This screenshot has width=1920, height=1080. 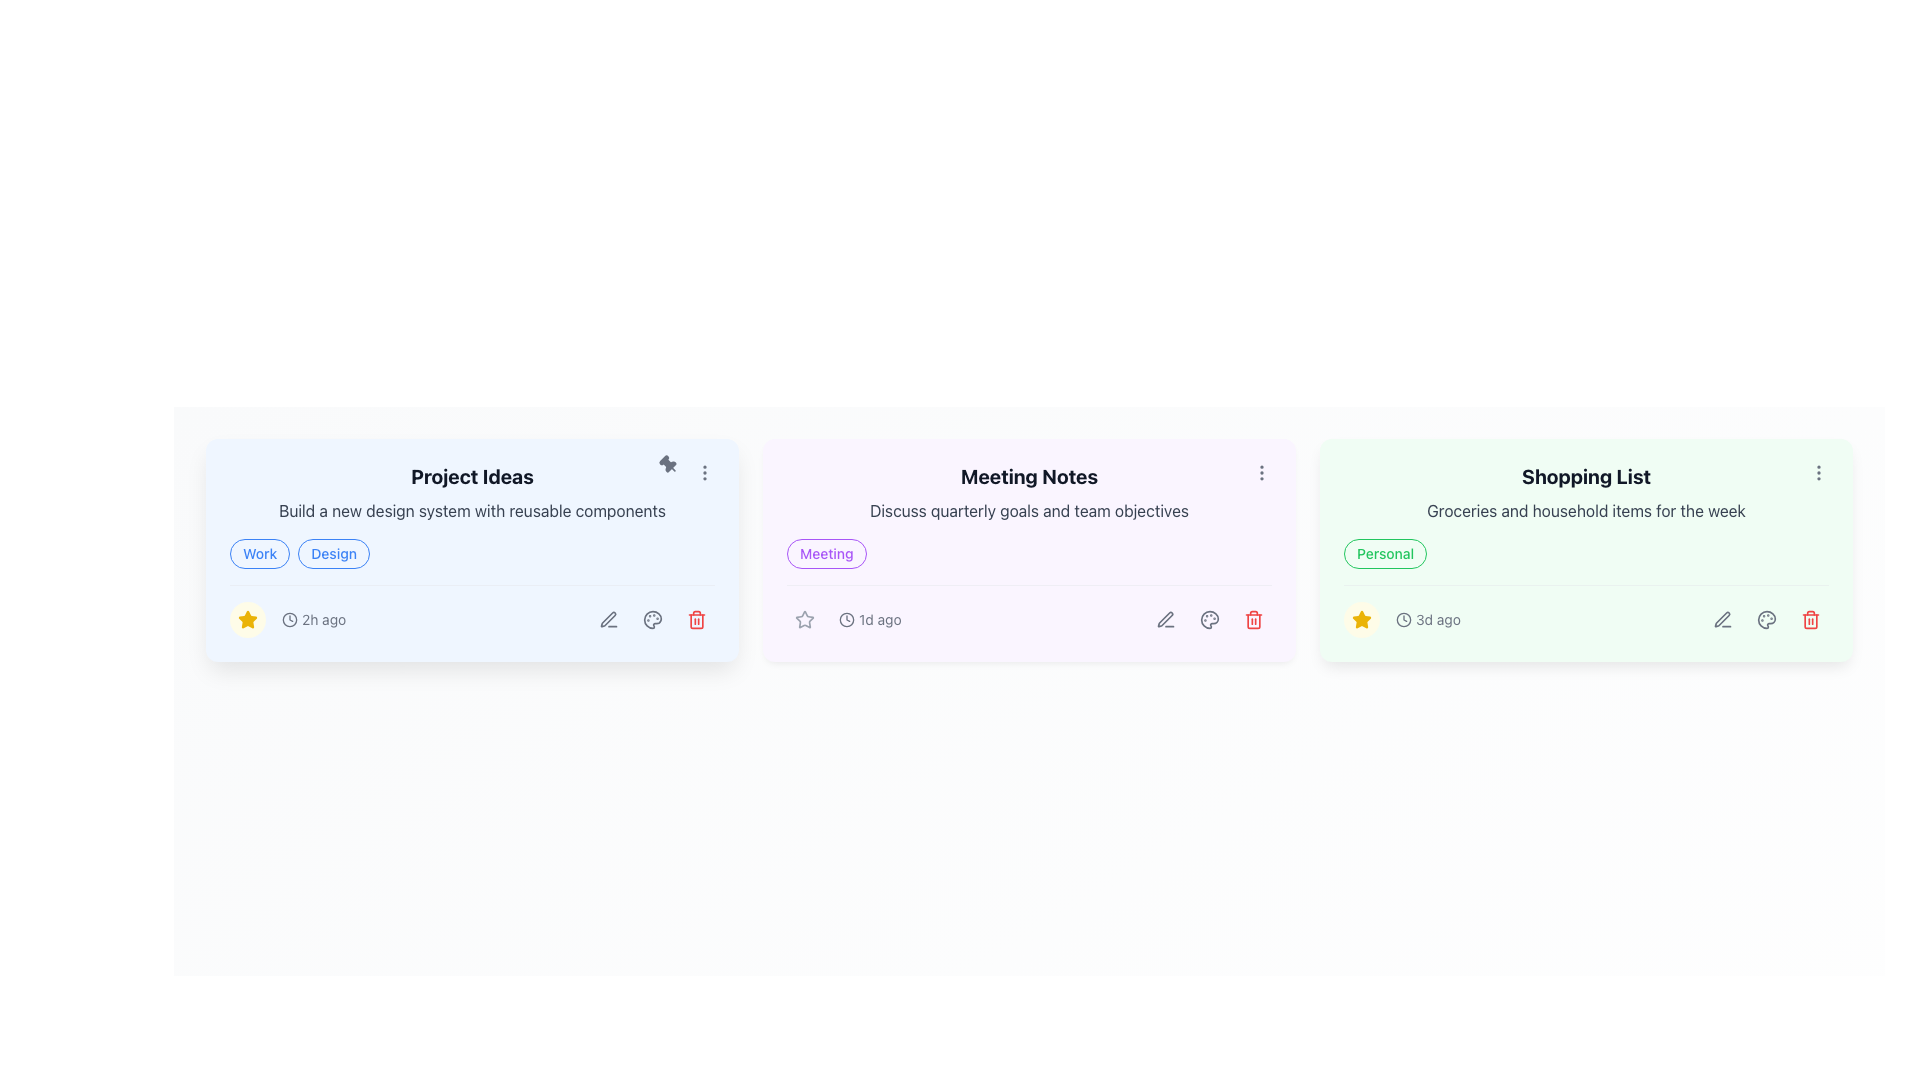 What do you see at coordinates (1252, 619) in the screenshot?
I see `the delete icon located at the bottom right of the 'Meeting Notes' card` at bounding box center [1252, 619].